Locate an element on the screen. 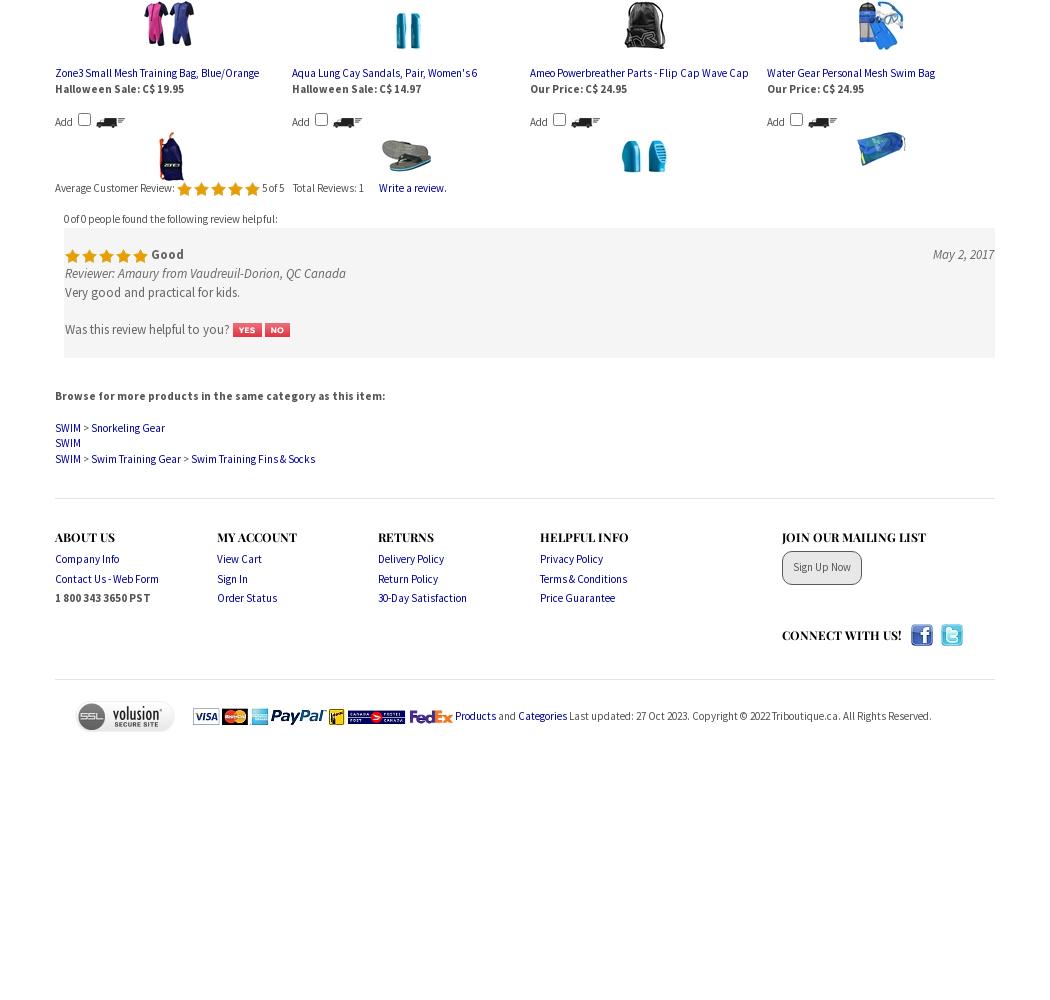  'and' is located at coordinates (504, 714).